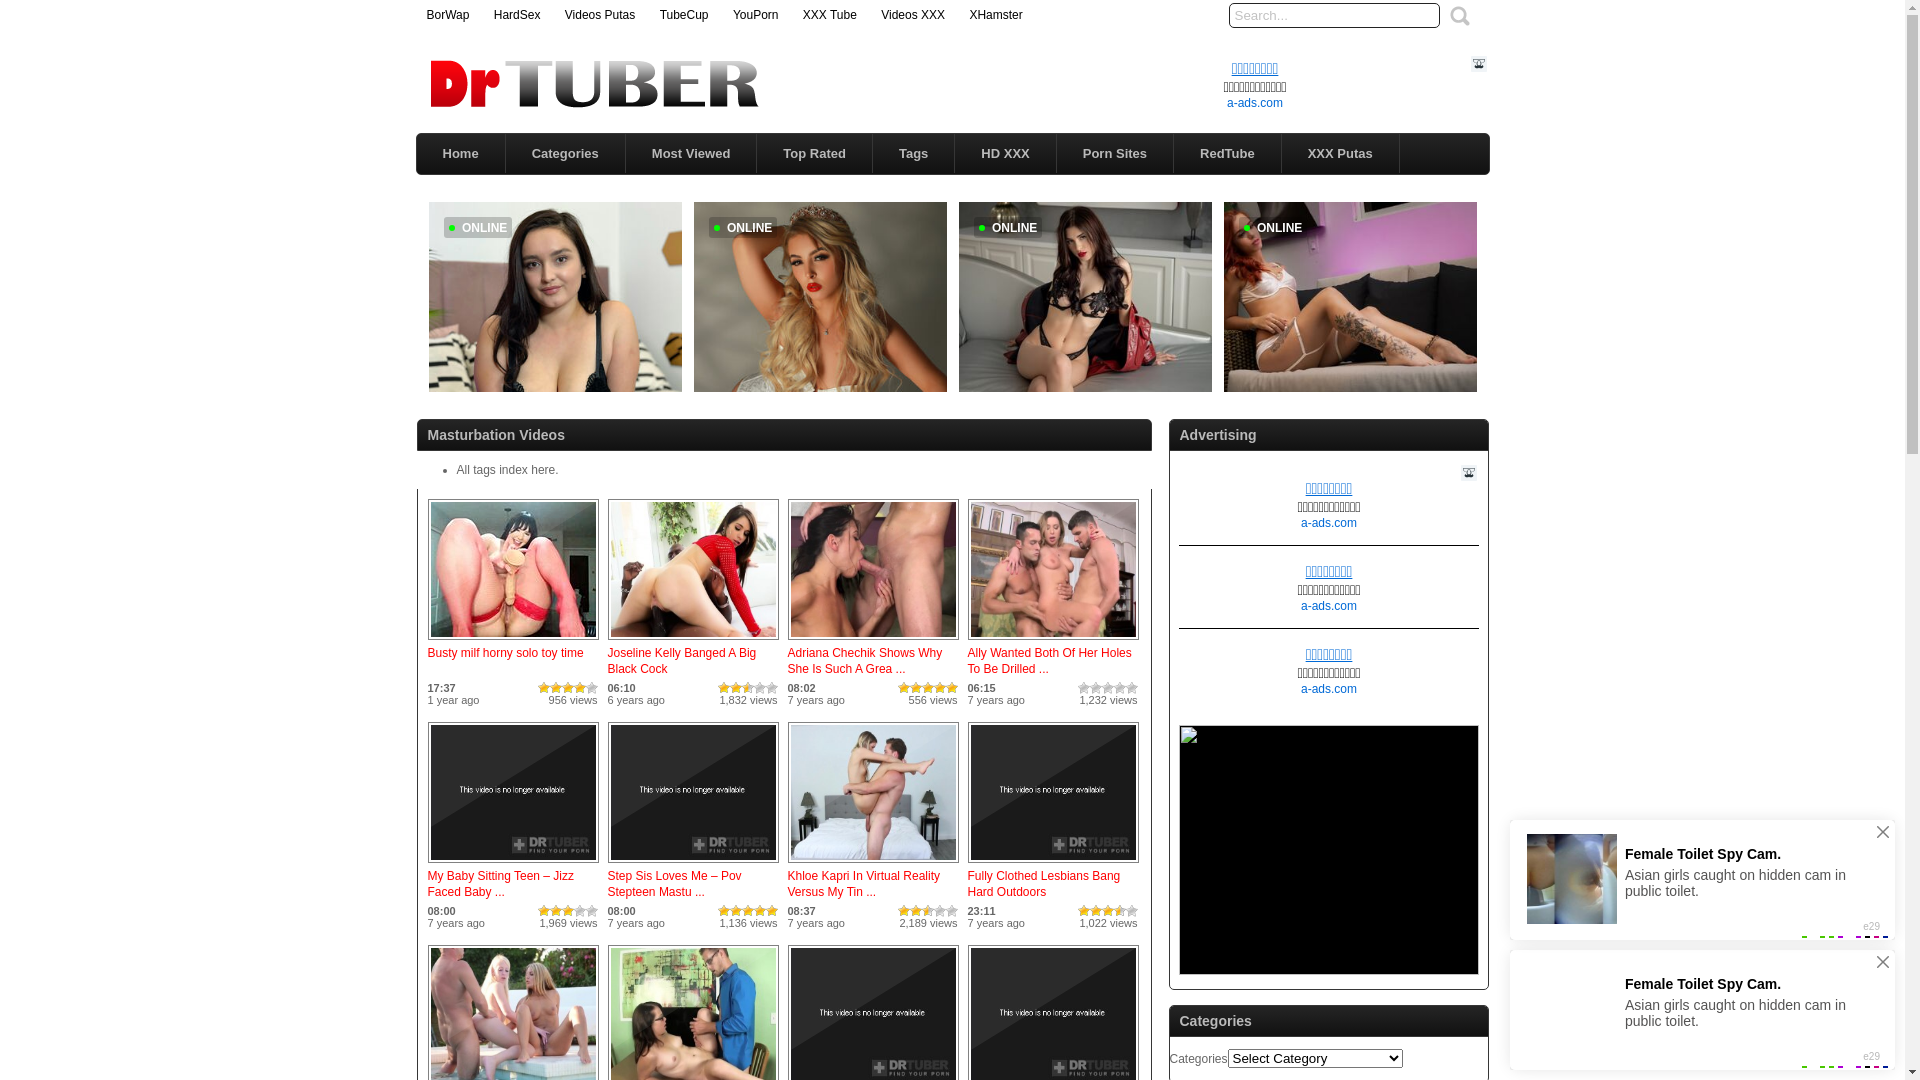  I want to click on 'Videos XXX', so click(911, 15).